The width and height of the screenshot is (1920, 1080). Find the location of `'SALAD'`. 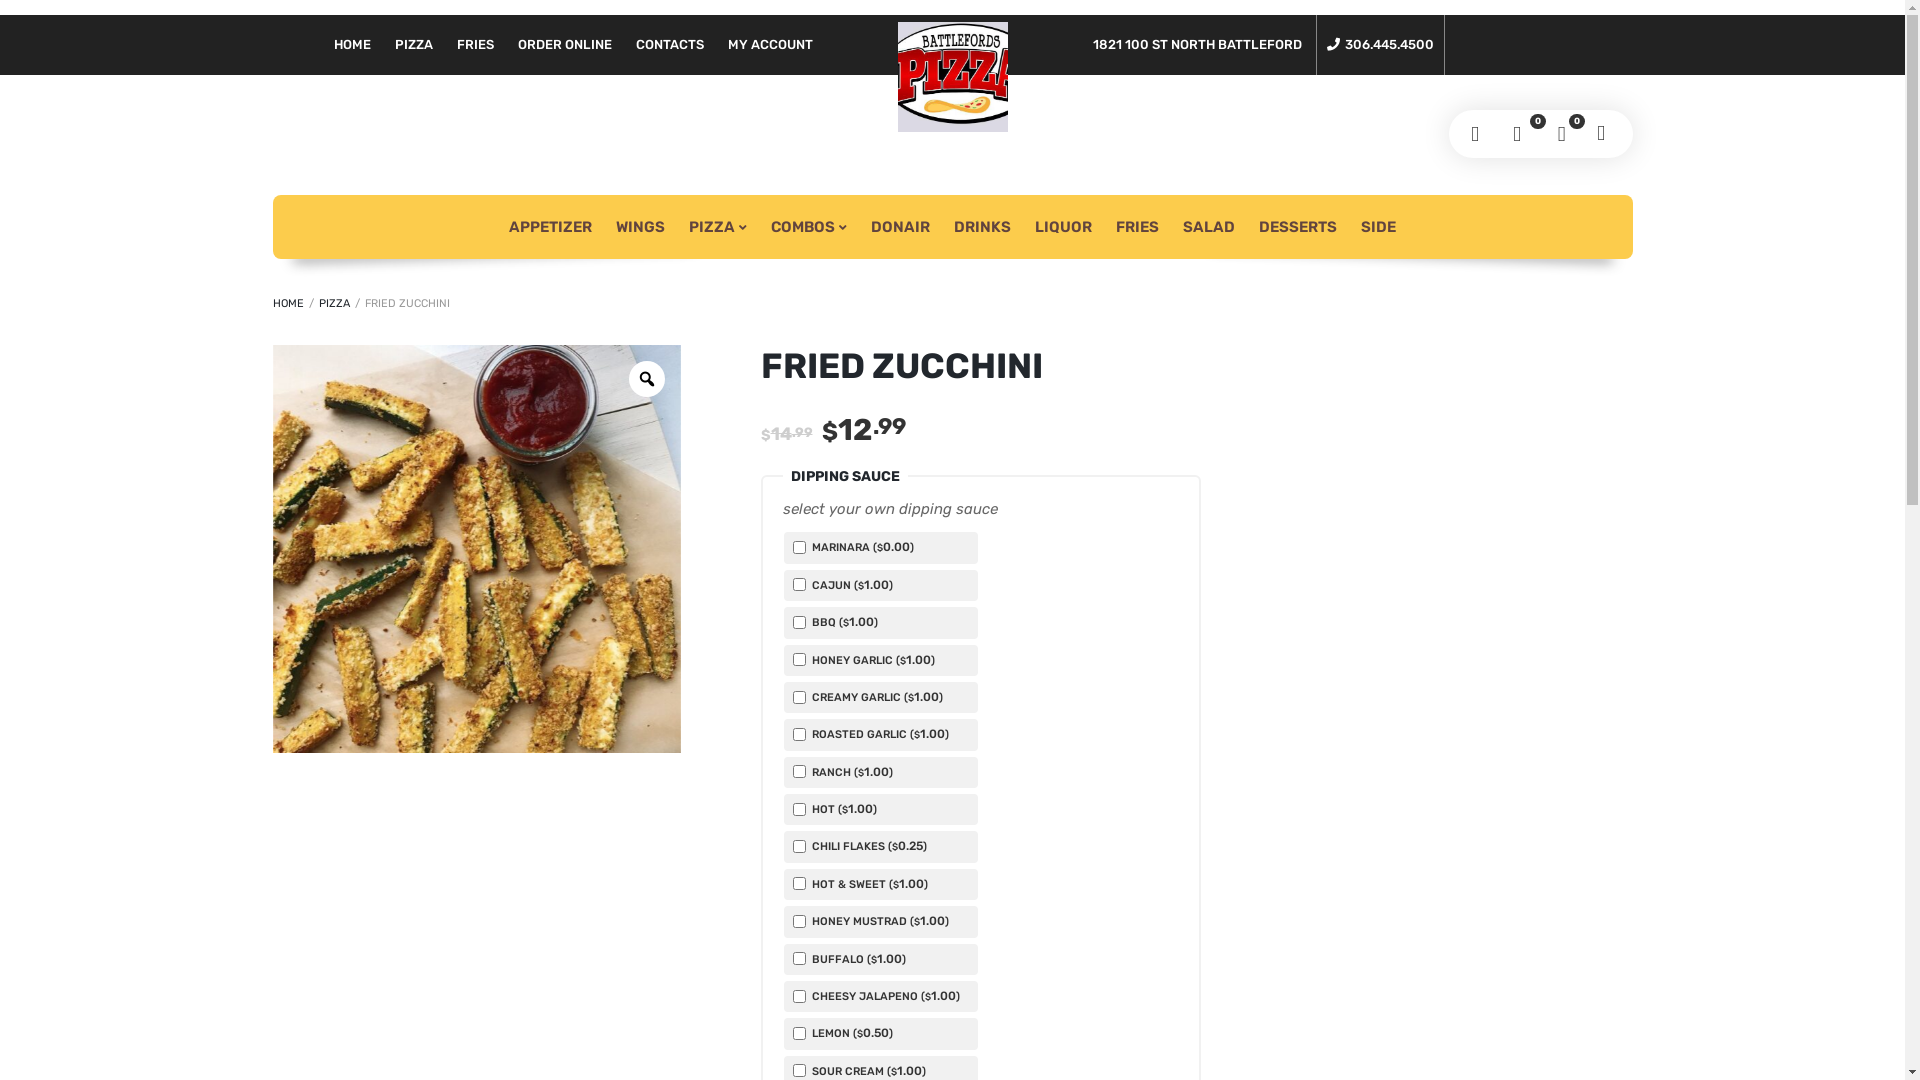

'SALAD' is located at coordinates (1172, 226).